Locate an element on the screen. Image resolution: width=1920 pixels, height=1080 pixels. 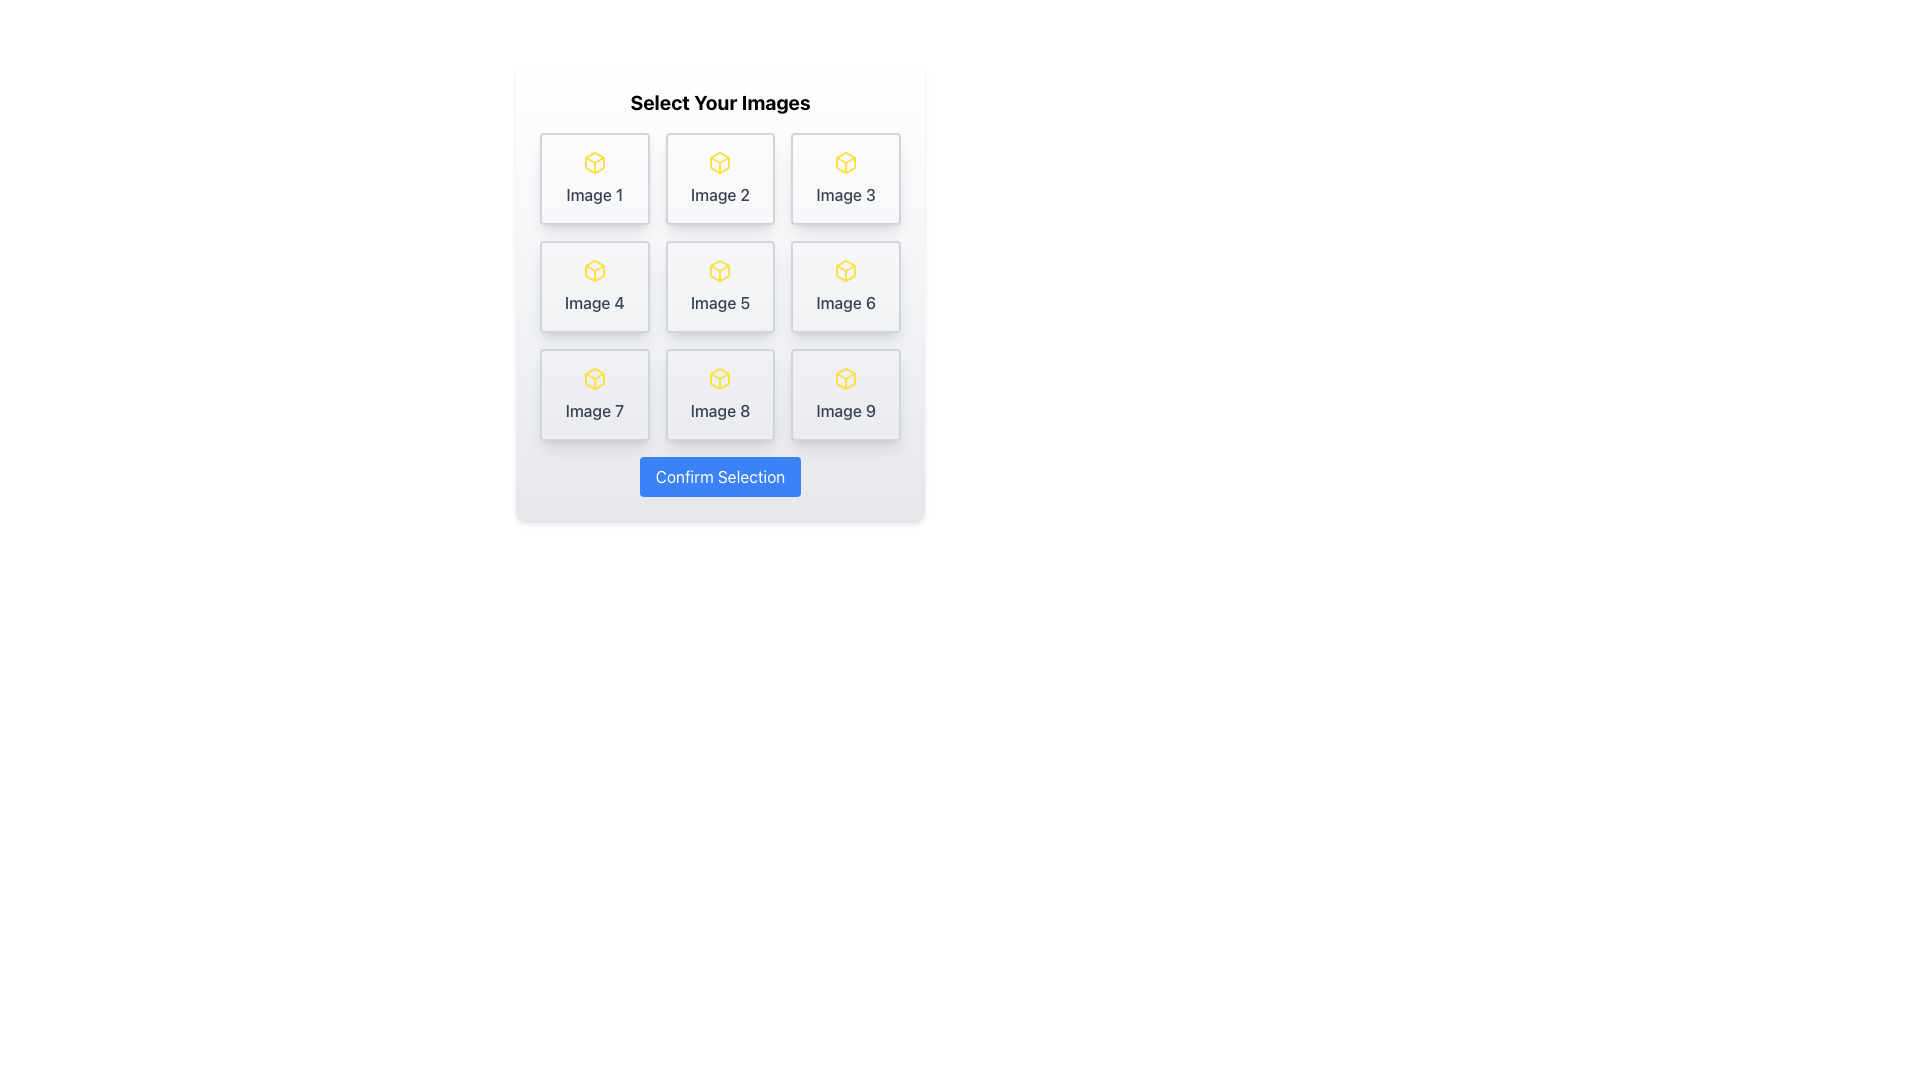
the yellow 3D box icon located is located at coordinates (846, 270).